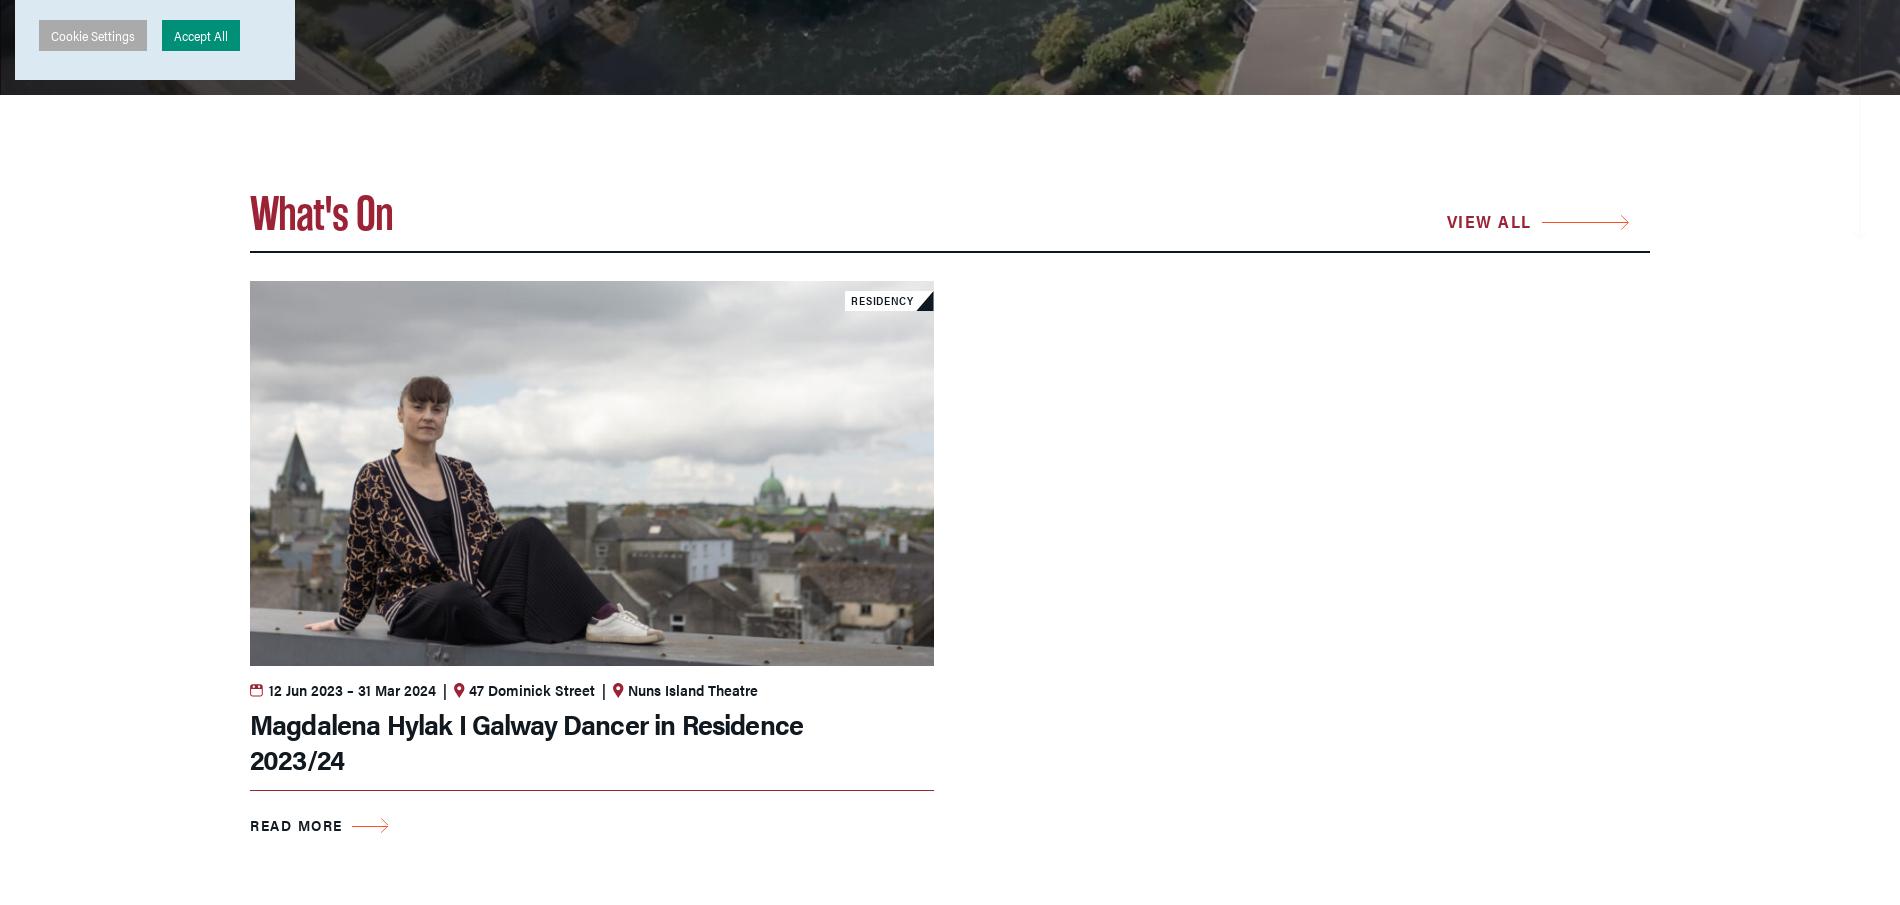  Describe the element at coordinates (1488, 219) in the screenshot. I see `'View All'` at that location.